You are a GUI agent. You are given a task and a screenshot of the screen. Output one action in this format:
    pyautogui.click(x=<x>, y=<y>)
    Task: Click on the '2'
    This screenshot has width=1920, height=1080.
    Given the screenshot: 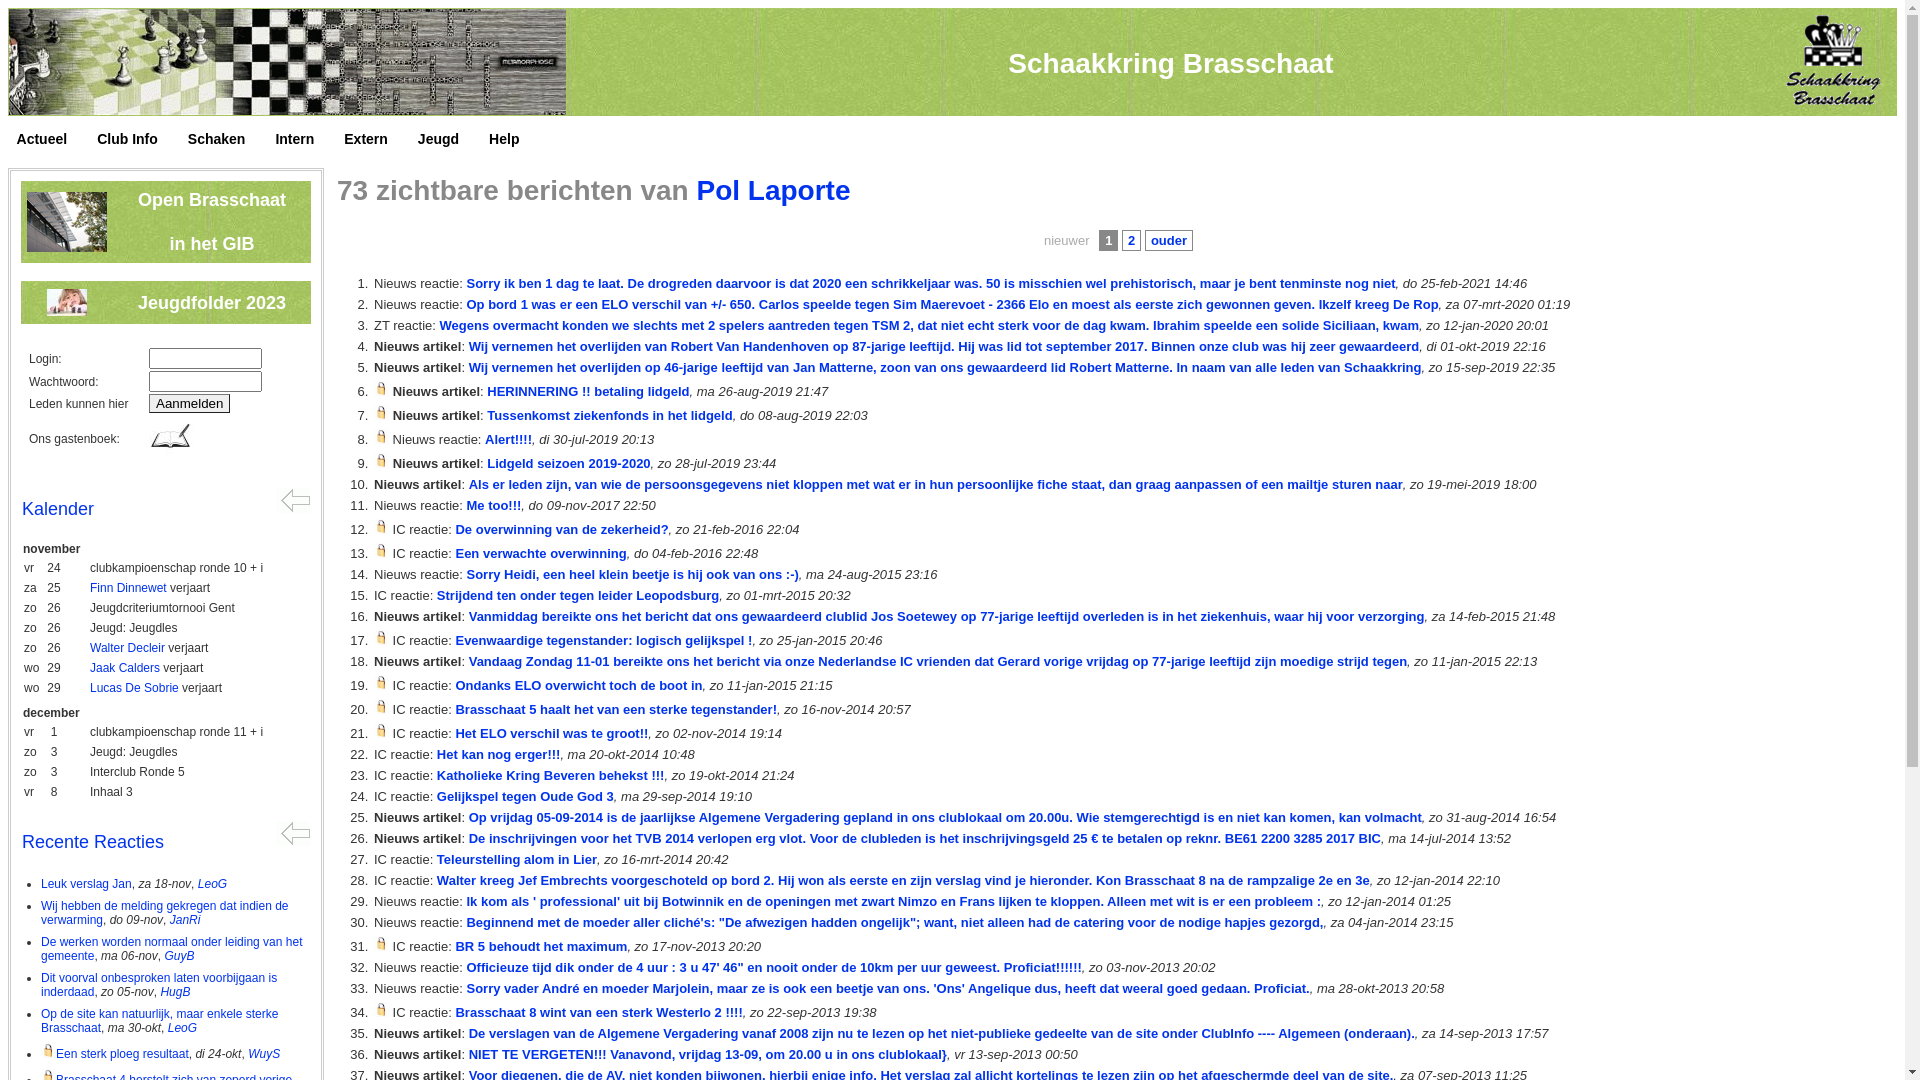 What is the action you would take?
    pyautogui.click(x=1131, y=239)
    